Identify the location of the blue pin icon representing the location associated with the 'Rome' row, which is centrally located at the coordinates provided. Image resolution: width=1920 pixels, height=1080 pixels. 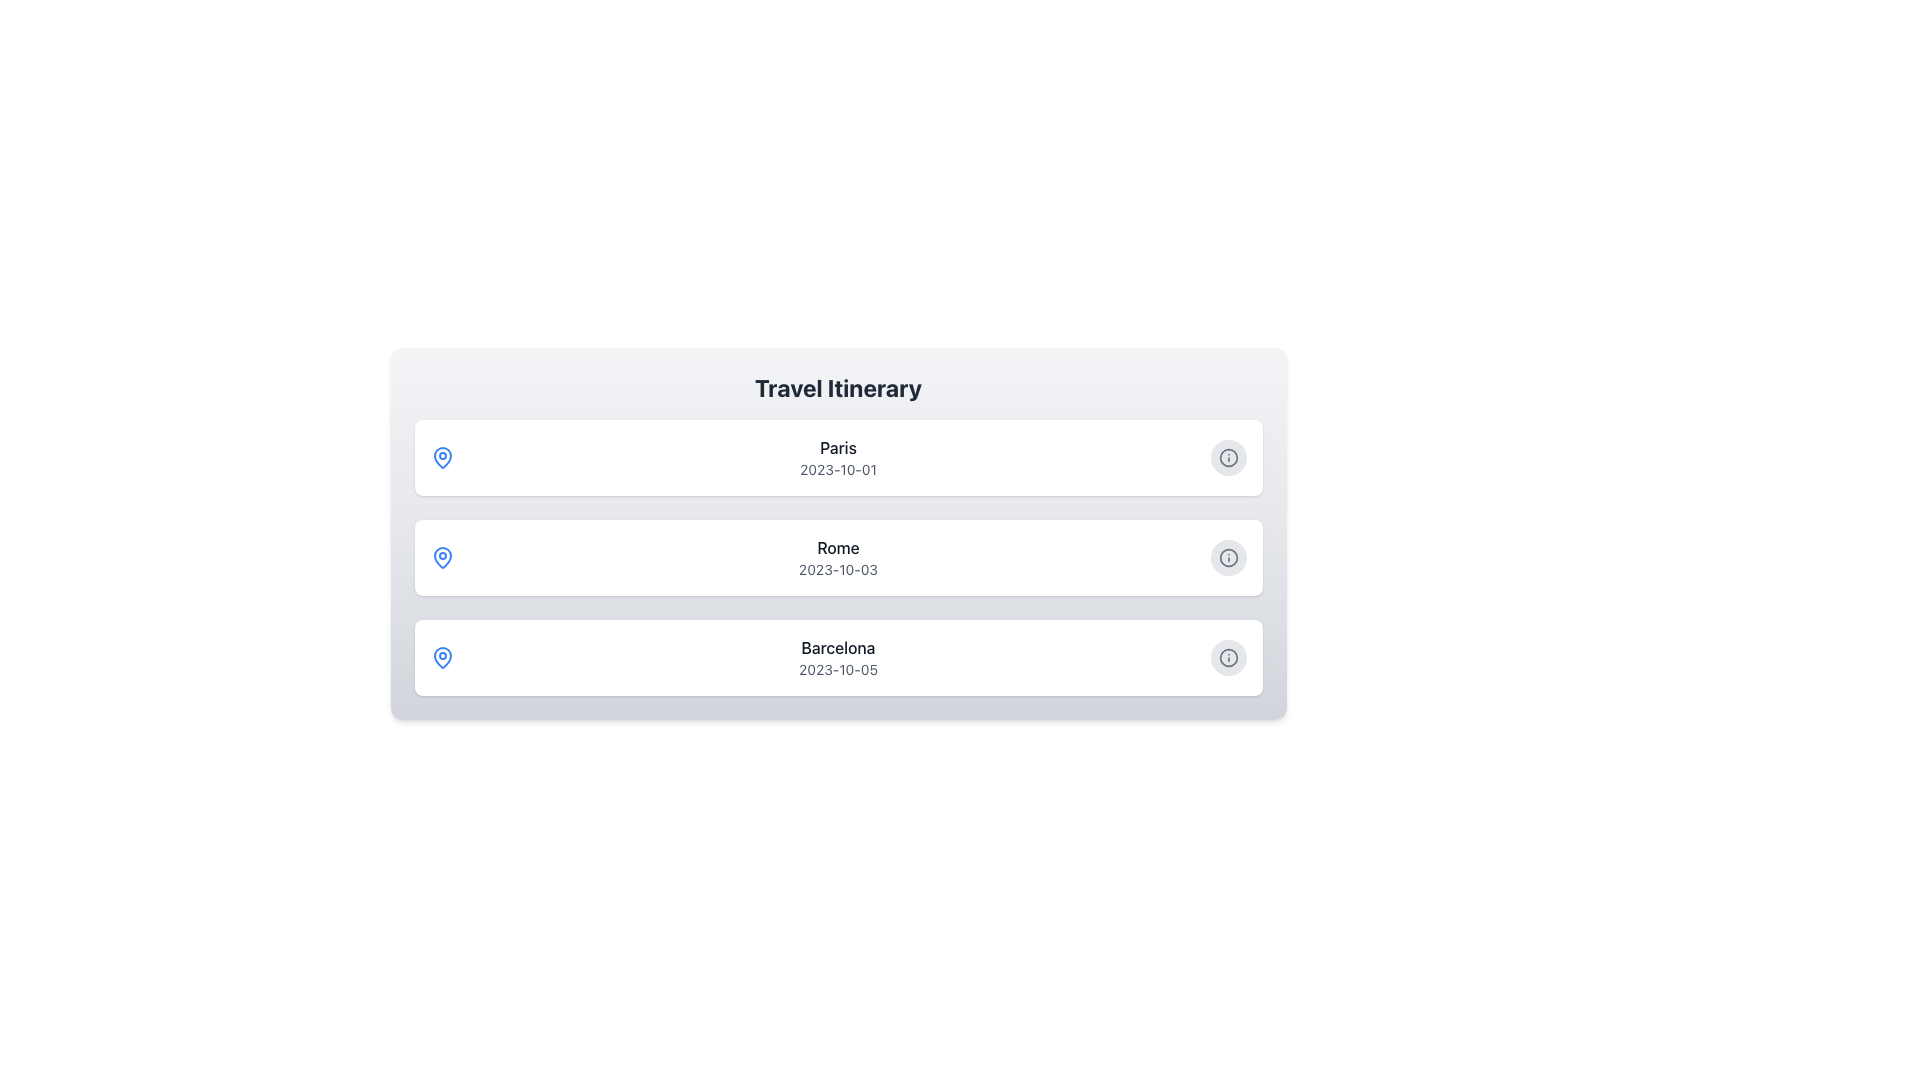
(441, 558).